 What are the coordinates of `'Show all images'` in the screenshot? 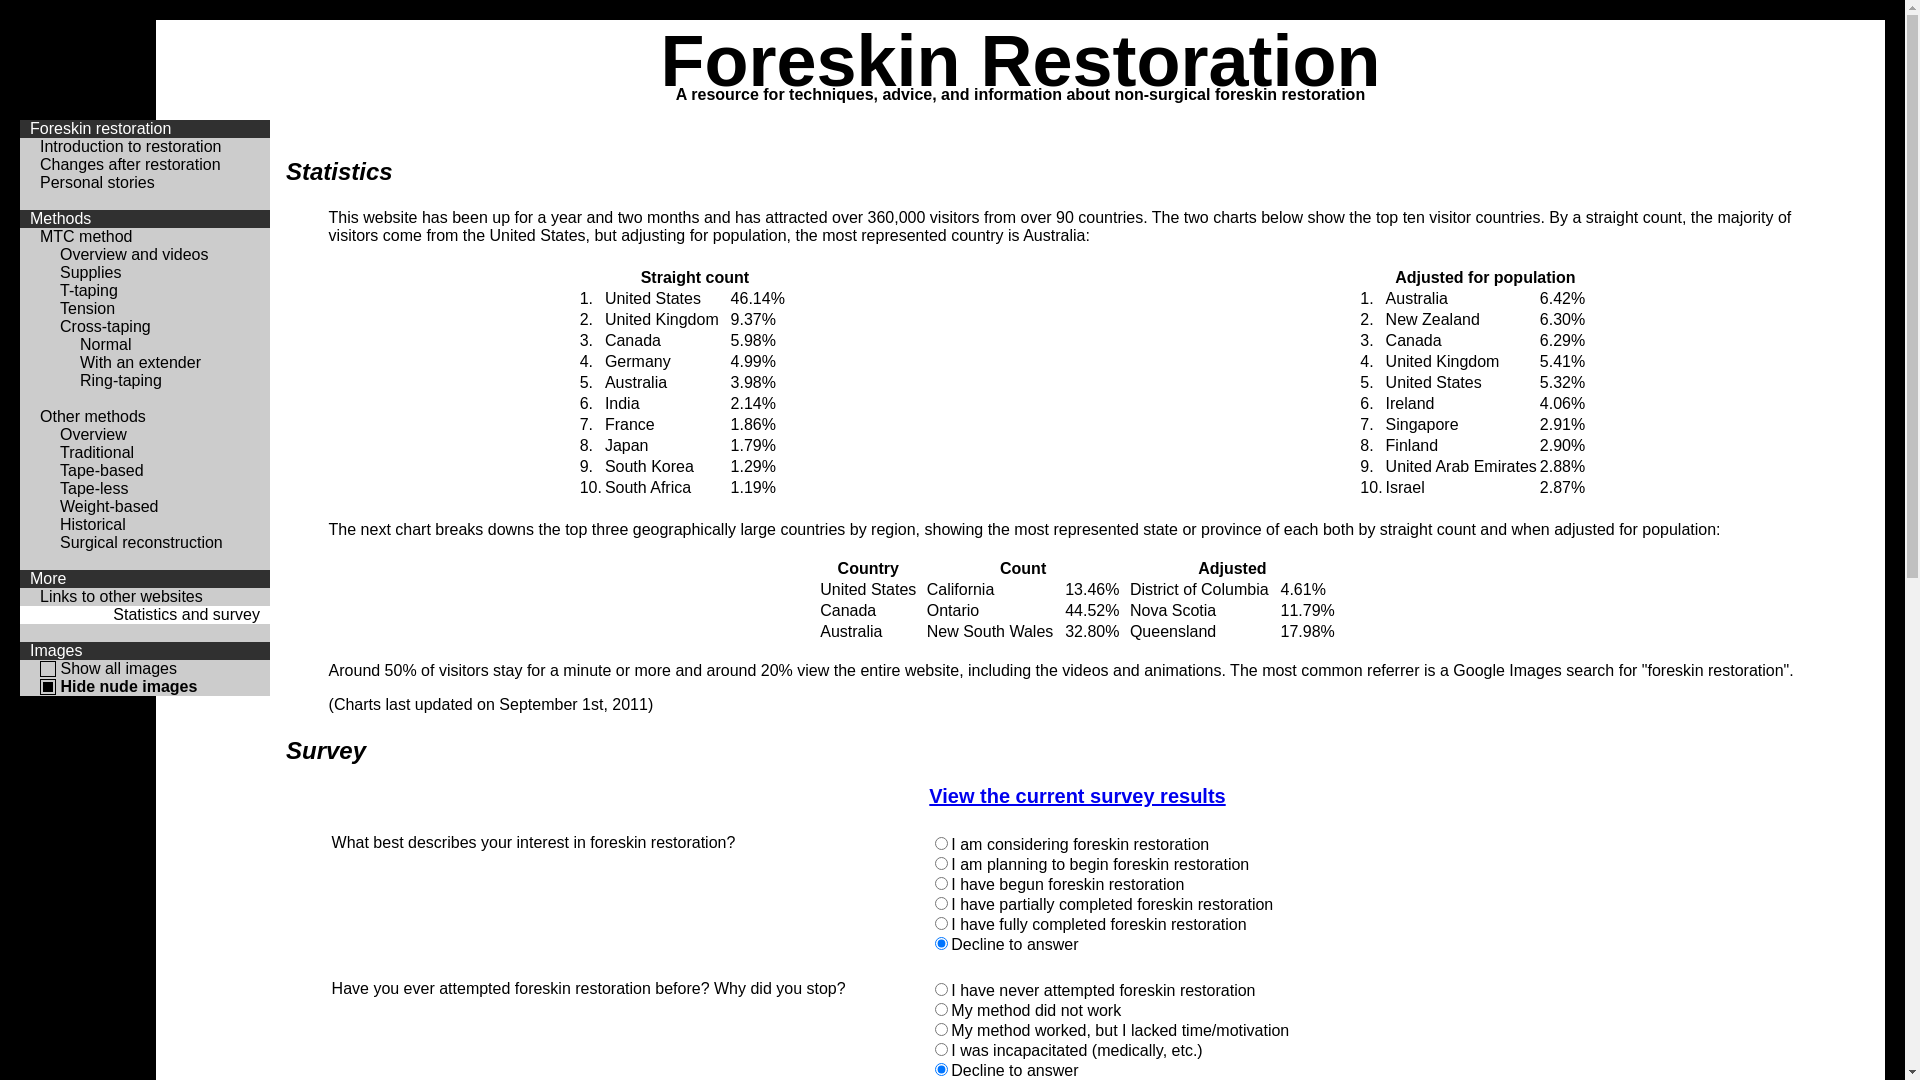 It's located at (117, 668).